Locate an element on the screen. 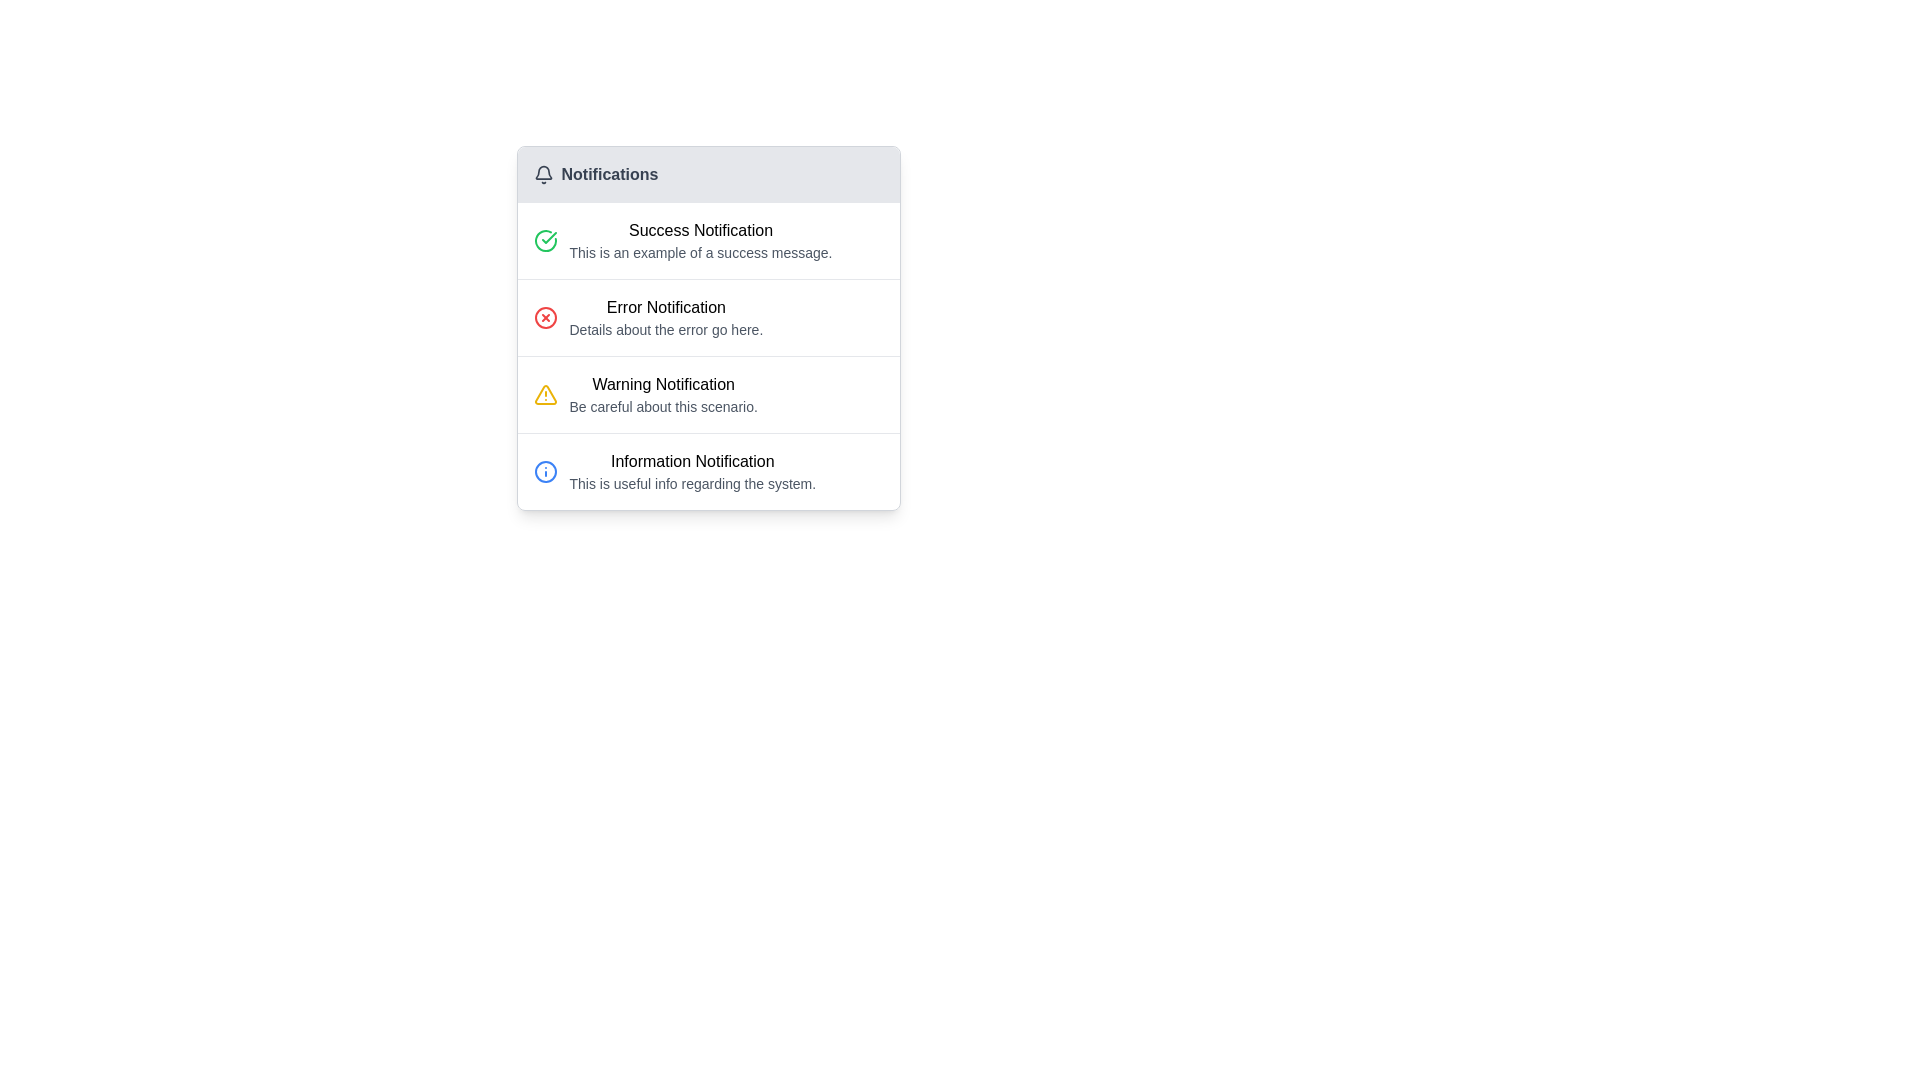 The image size is (1920, 1080). the SVG Circle Element located in the 'Information Notification' row of the 'Notifications' list, which serves a decorative and indicative function is located at coordinates (545, 471).